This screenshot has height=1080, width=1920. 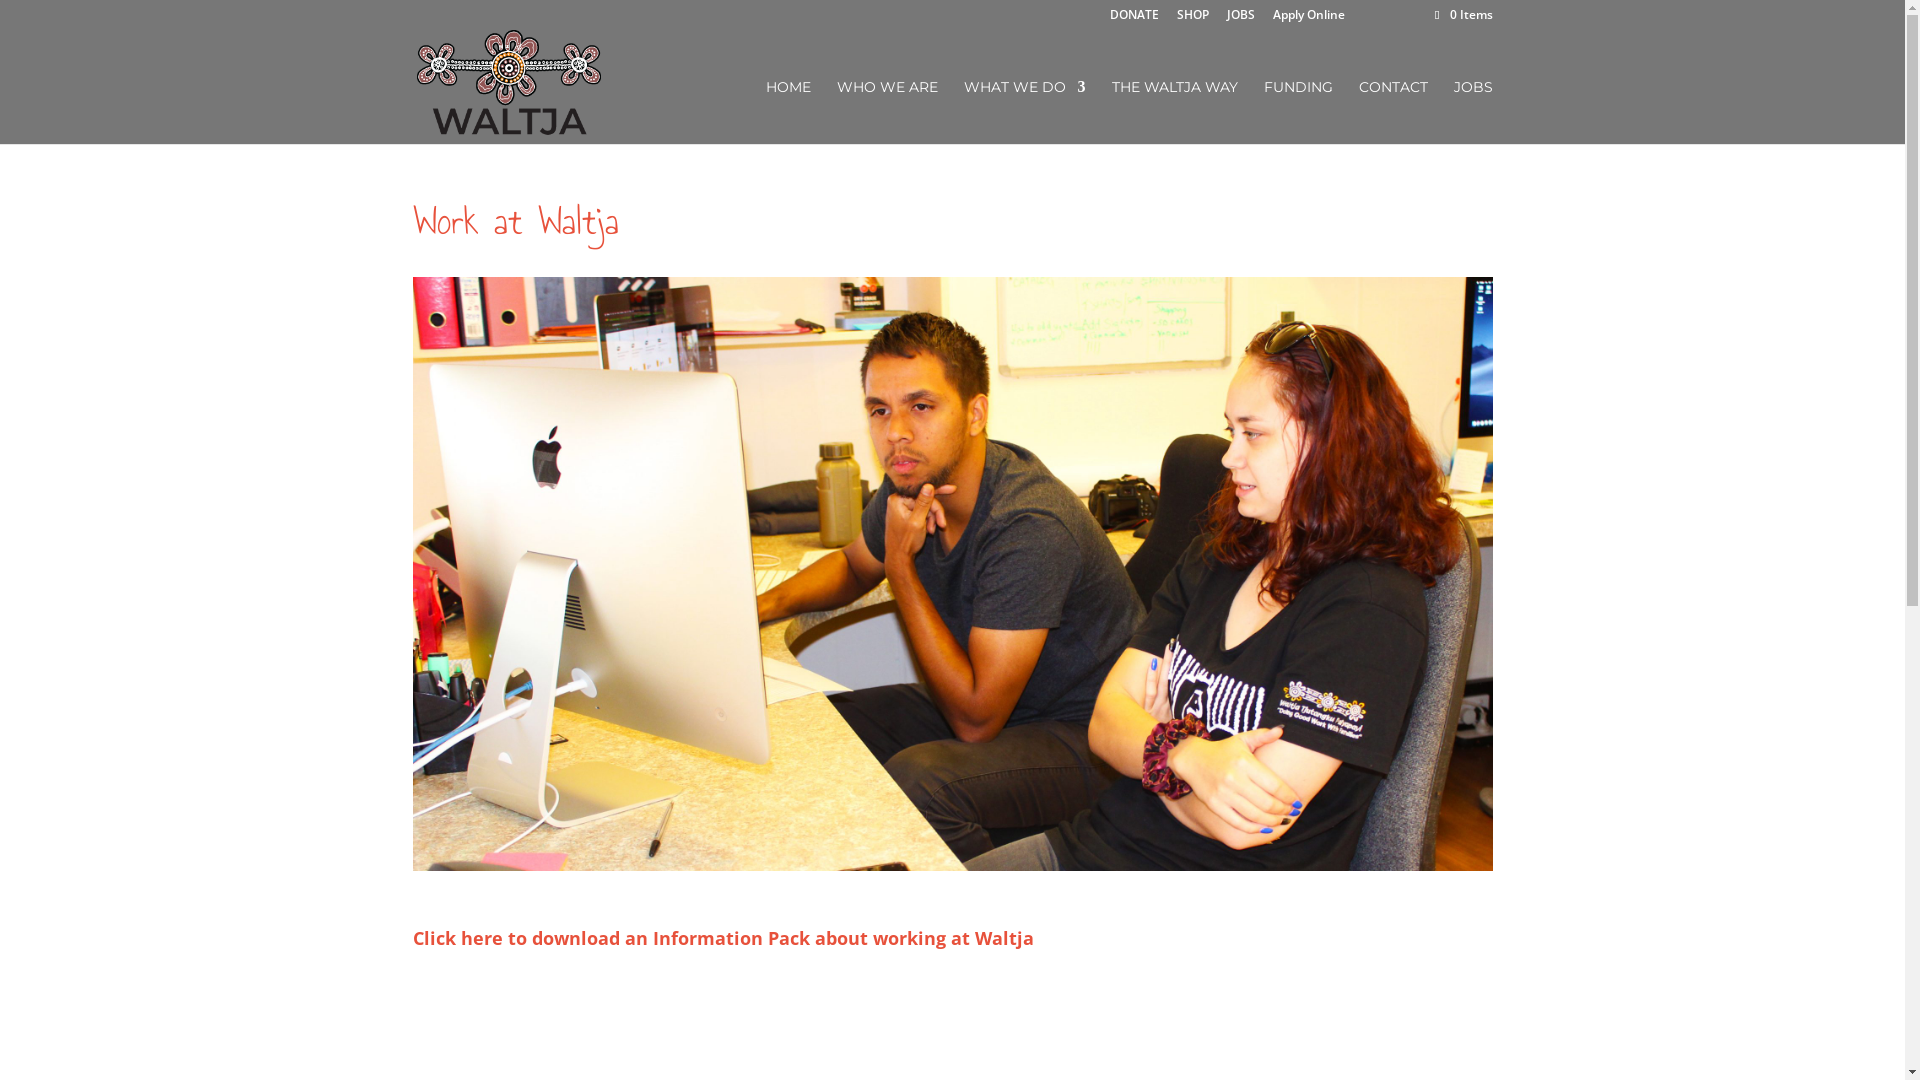 I want to click on 'DONATE', so click(x=1134, y=19).